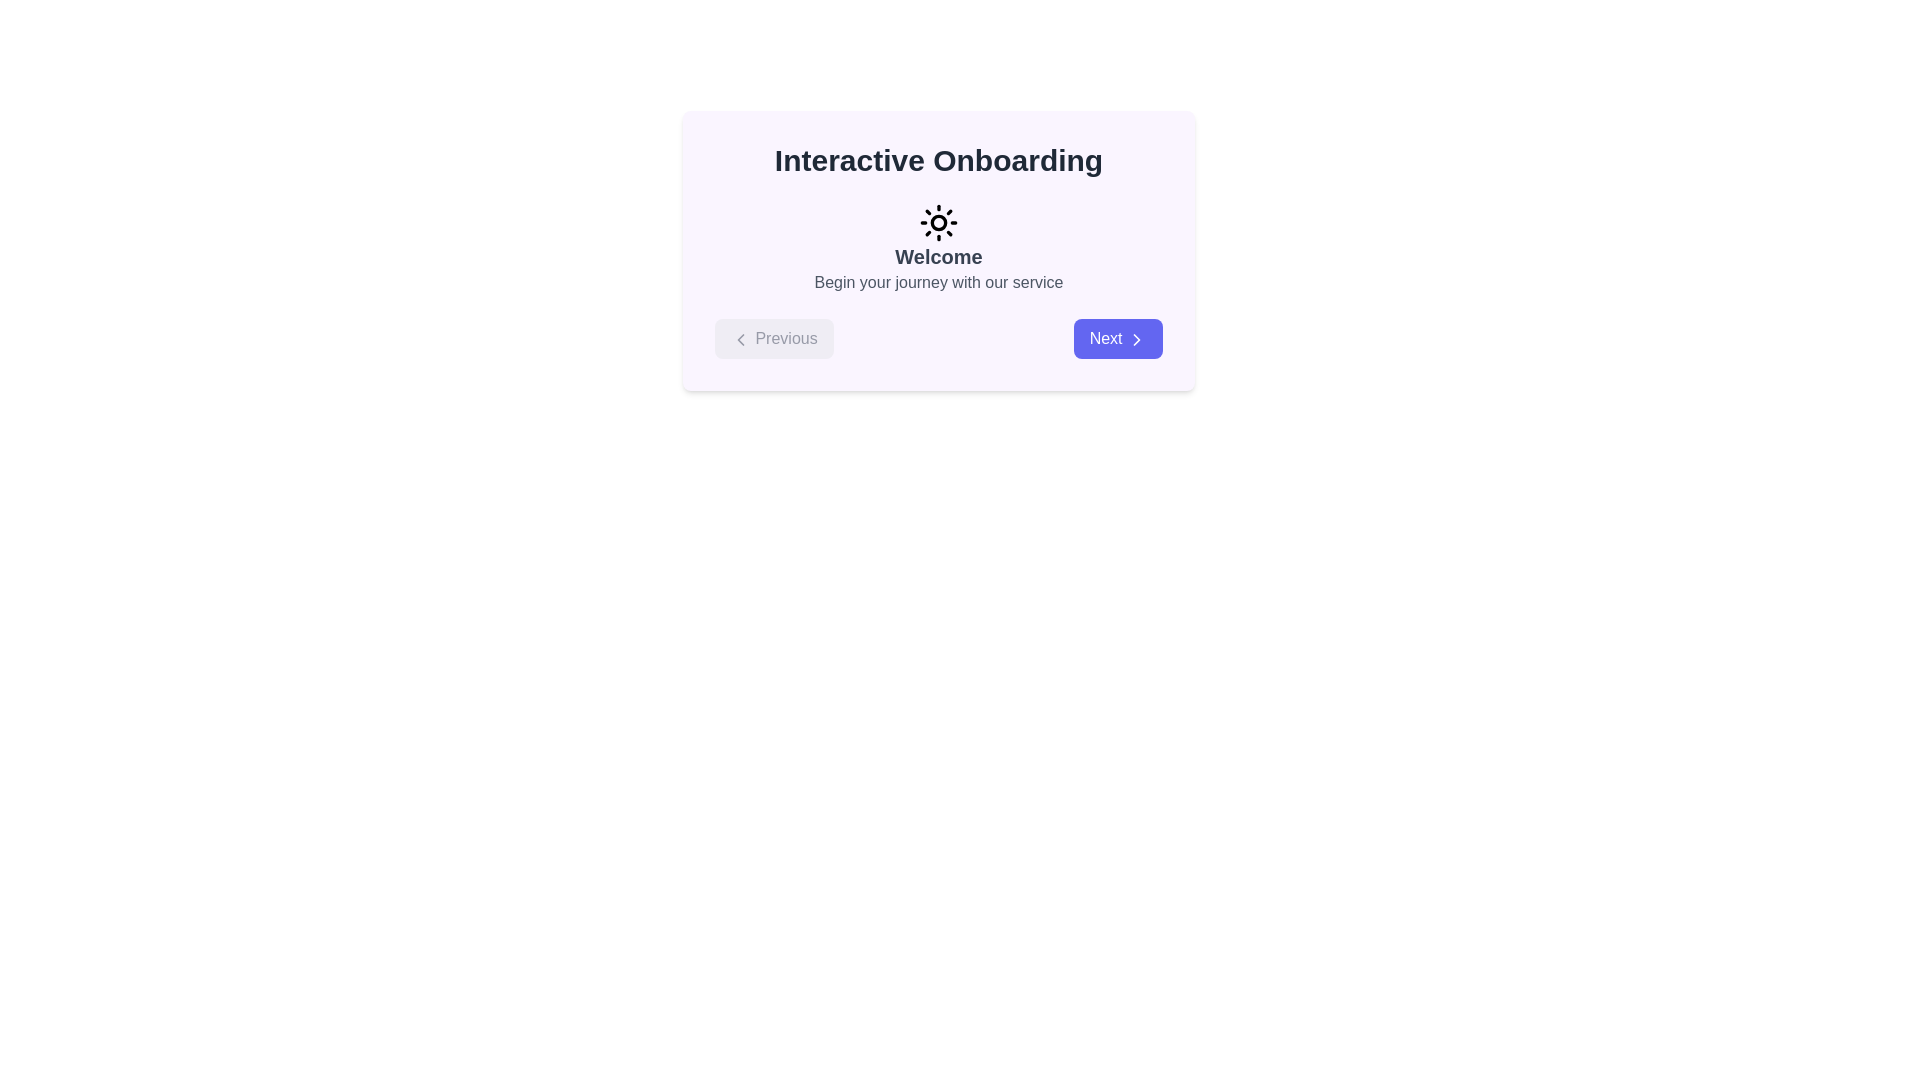 The height and width of the screenshot is (1080, 1920). What do you see at coordinates (938, 256) in the screenshot?
I see `the Text Label positioned centrally beneath the sun-like icon and above the text description 'Begin your journey with our service.'` at bounding box center [938, 256].